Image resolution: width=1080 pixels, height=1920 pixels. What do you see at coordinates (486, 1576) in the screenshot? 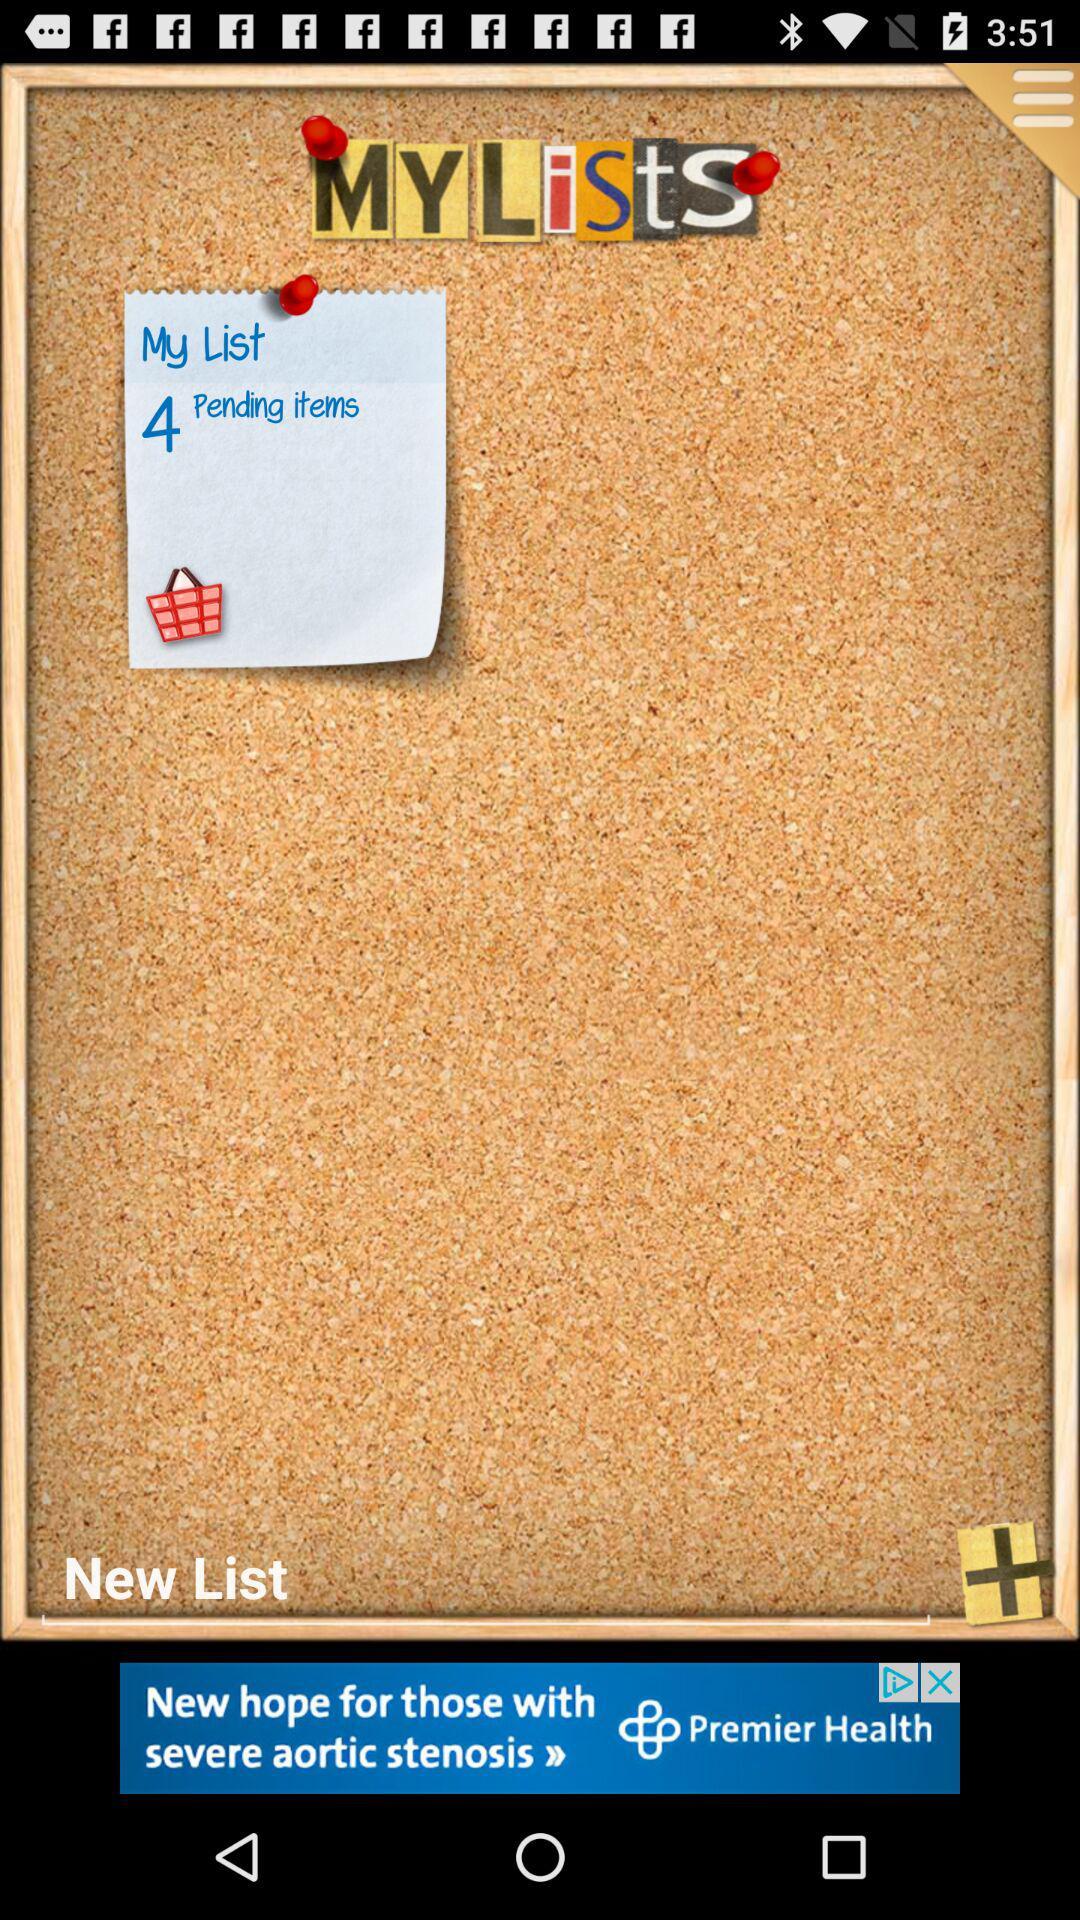
I see `see new list` at bounding box center [486, 1576].